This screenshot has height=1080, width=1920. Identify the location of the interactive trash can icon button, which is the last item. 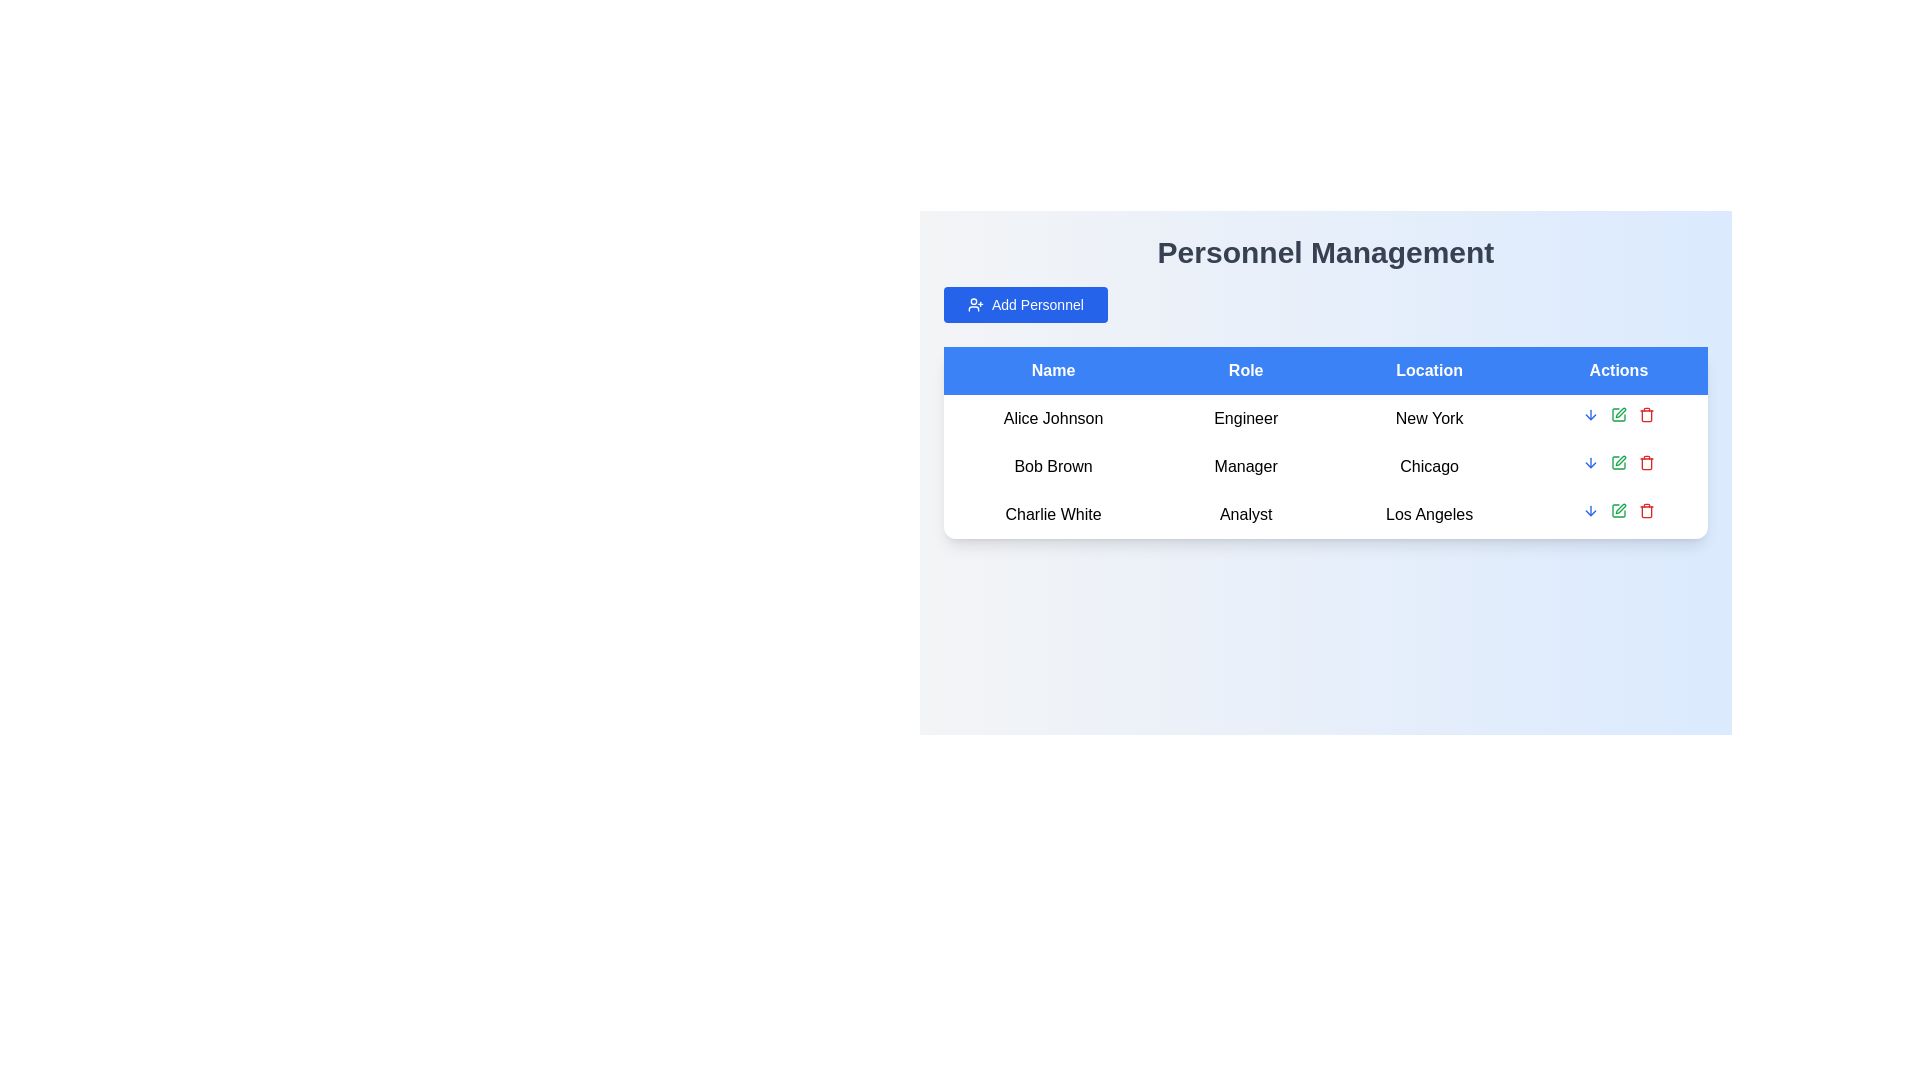
(1646, 509).